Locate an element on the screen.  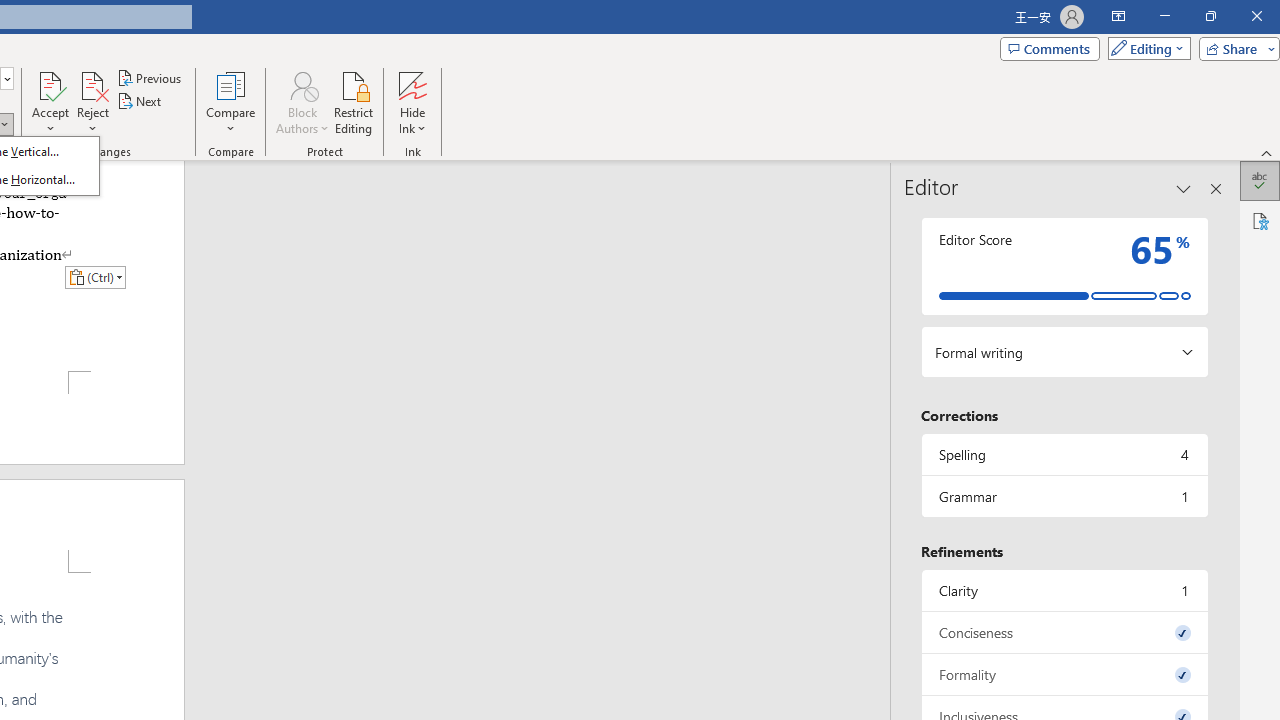
'Accept and Move to Next' is located at coordinates (50, 84).